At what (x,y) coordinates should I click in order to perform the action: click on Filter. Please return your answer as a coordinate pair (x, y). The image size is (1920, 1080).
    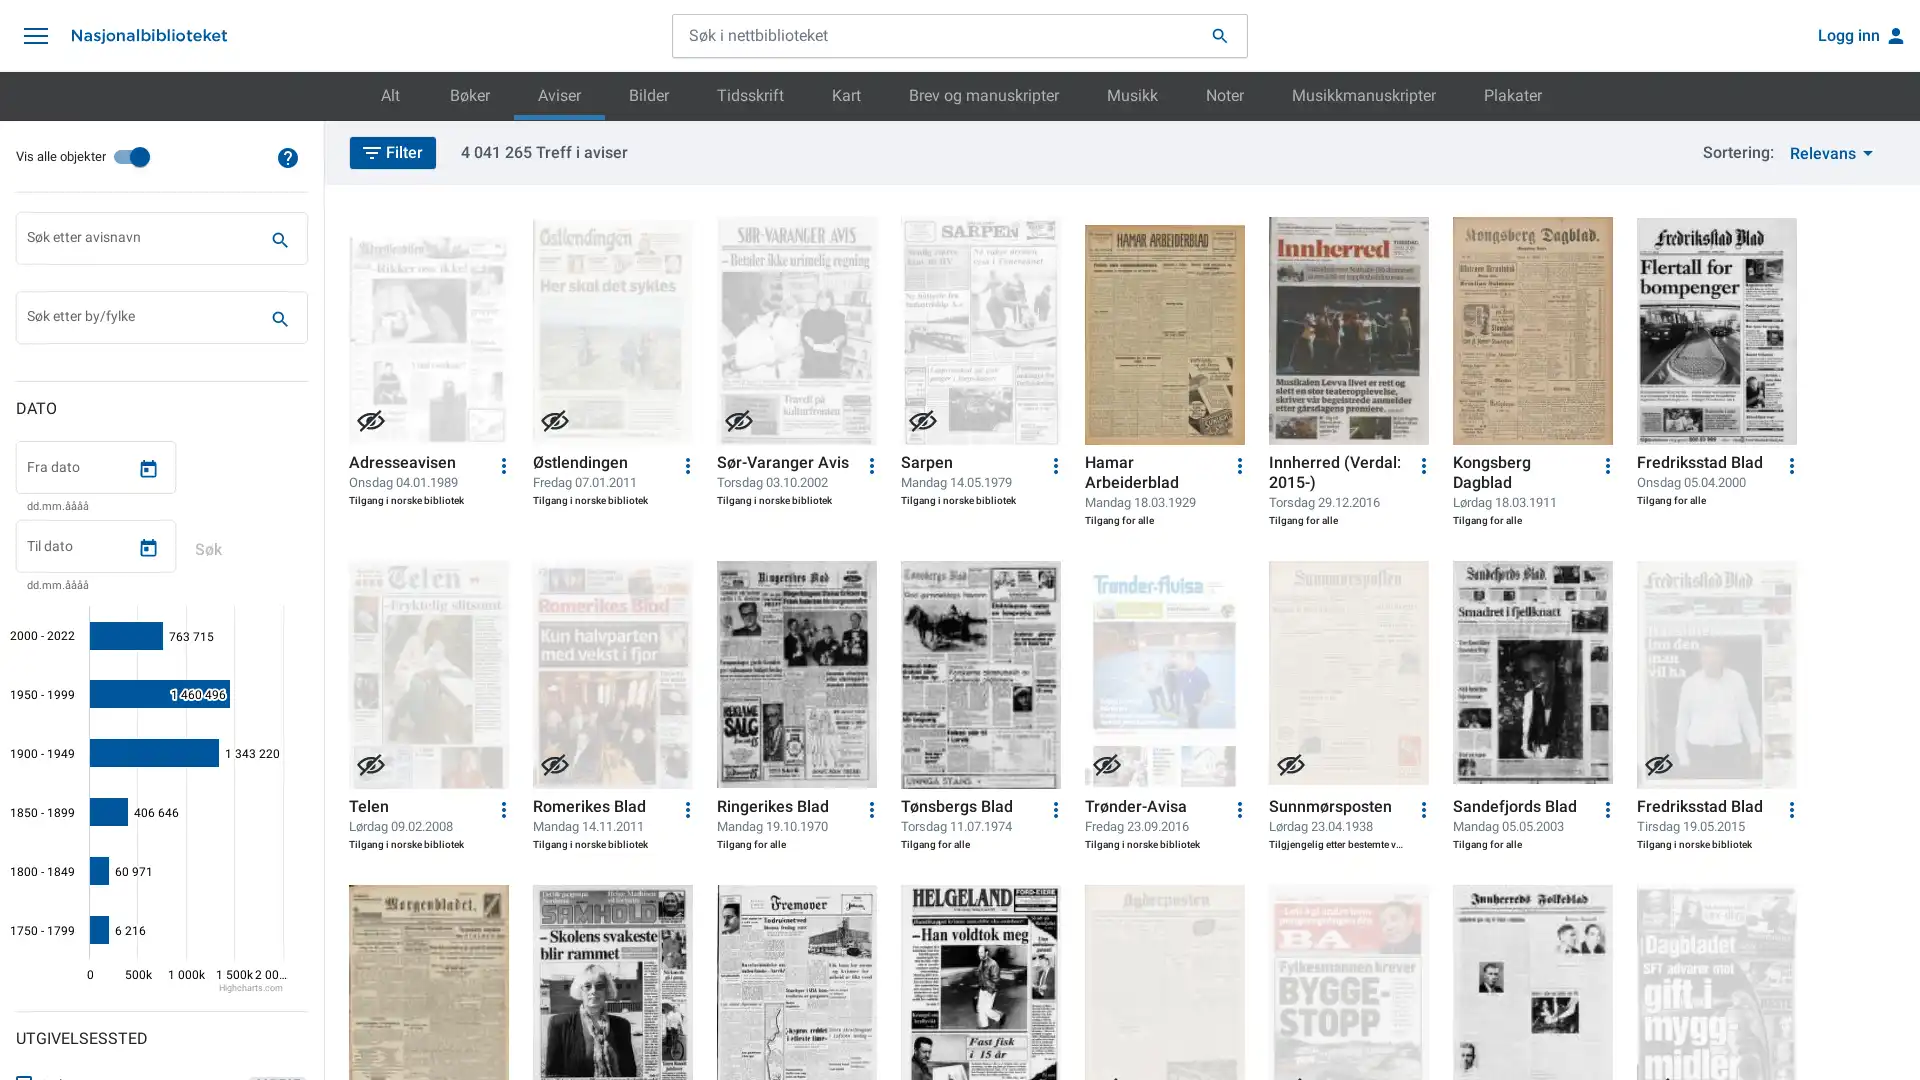
    Looking at the image, I should click on (393, 150).